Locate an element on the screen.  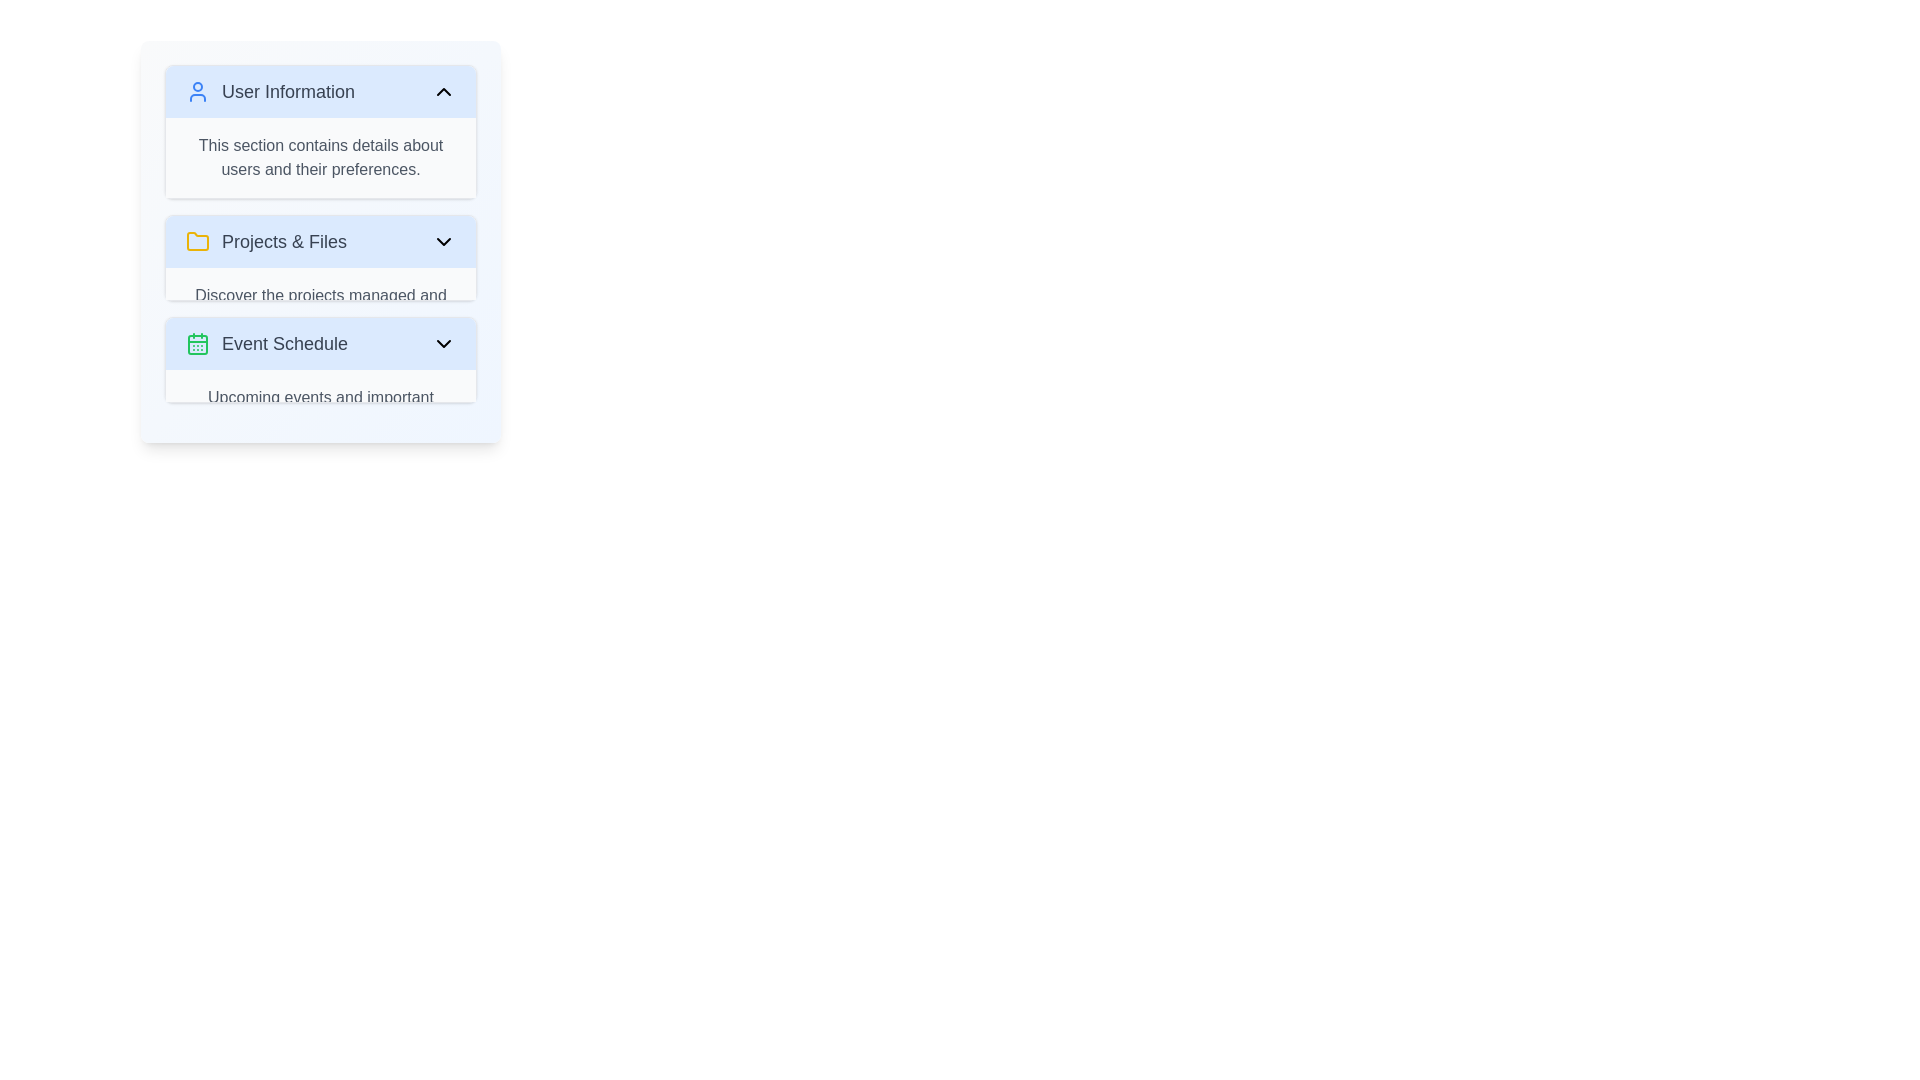
static text content that provides additional descriptive information about the 'User Information' section, which is centrally aligned and positioned below the heading 'User Information.' is located at coordinates (321, 157).